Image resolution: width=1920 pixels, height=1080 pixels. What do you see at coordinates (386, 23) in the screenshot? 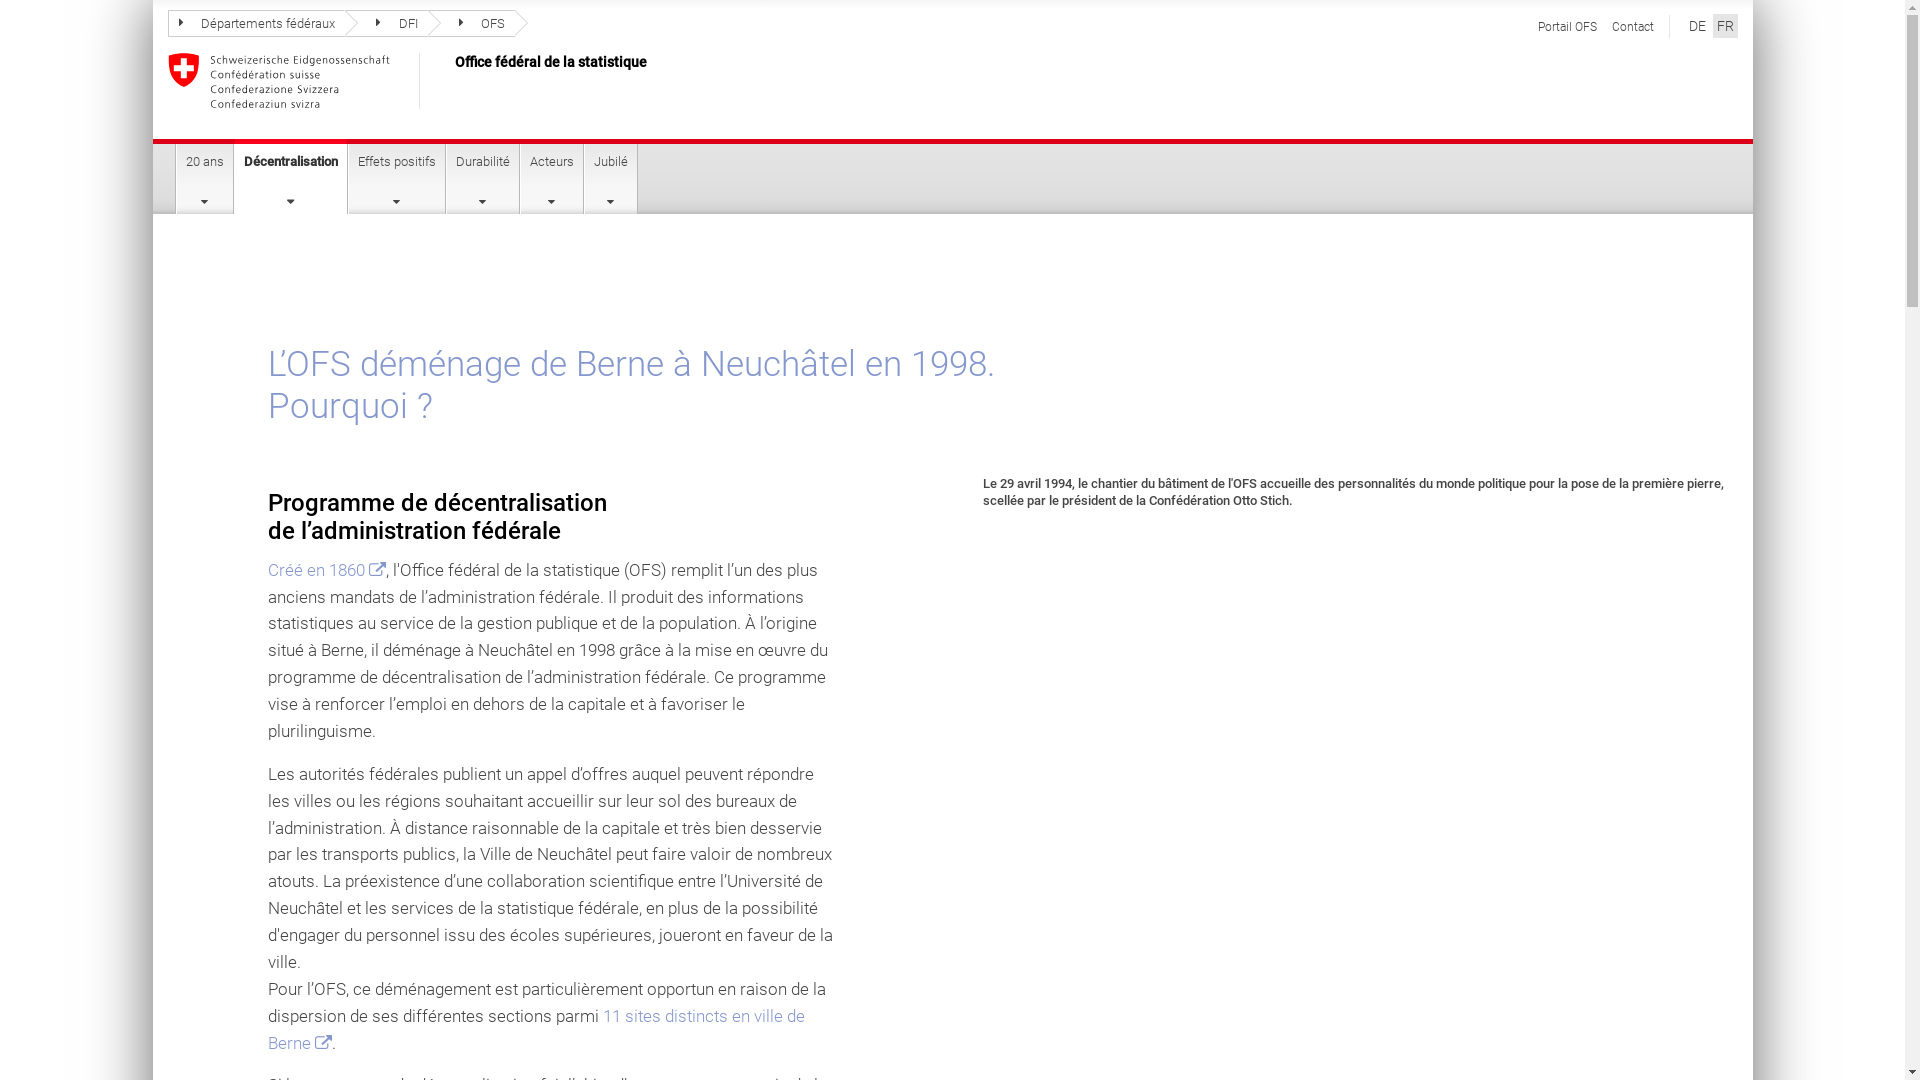
I see `'DFI'` at bounding box center [386, 23].